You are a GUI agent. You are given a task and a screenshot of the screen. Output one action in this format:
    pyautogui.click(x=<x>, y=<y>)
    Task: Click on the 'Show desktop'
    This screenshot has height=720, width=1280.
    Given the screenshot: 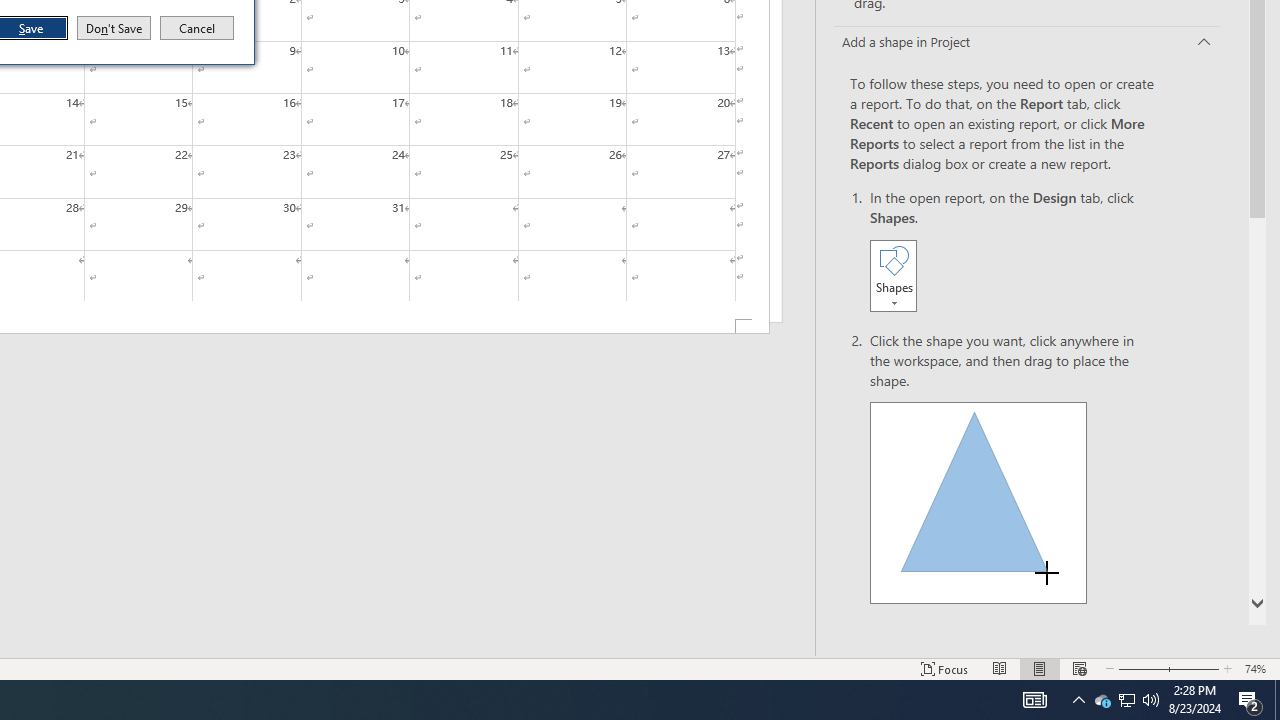 What is the action you would take?
    pyautogui.click(x=1276, y=698)
    